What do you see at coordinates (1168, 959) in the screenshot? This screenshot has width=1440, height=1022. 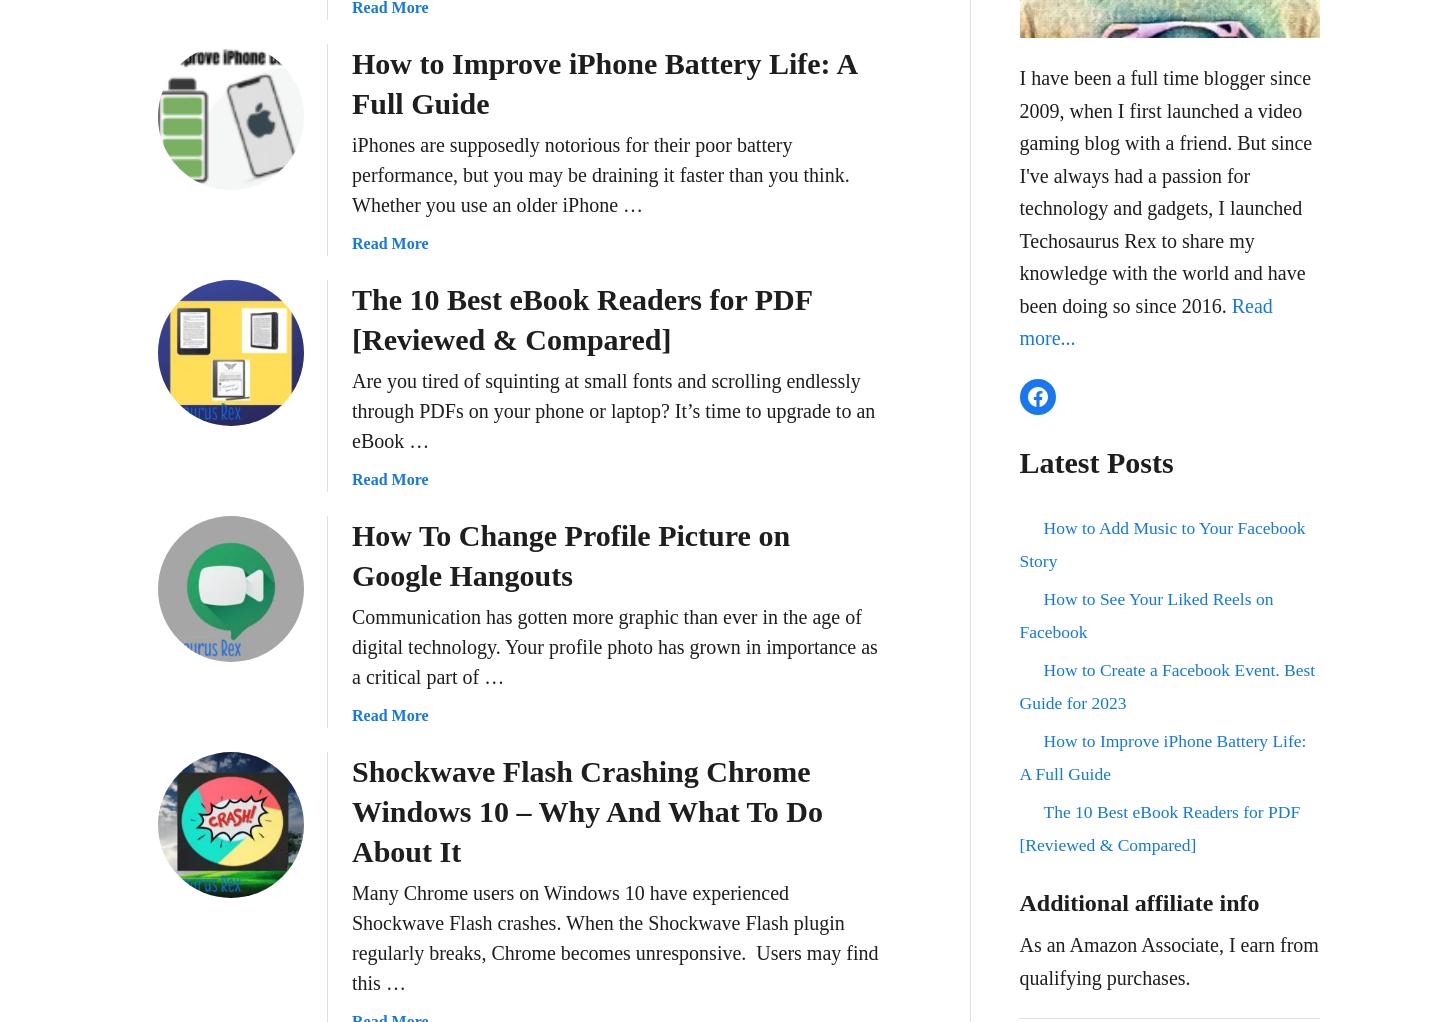 I see `'As an Amazon Associate, I earn from qualifying purchases.'` at bounding box center [1168, 959].